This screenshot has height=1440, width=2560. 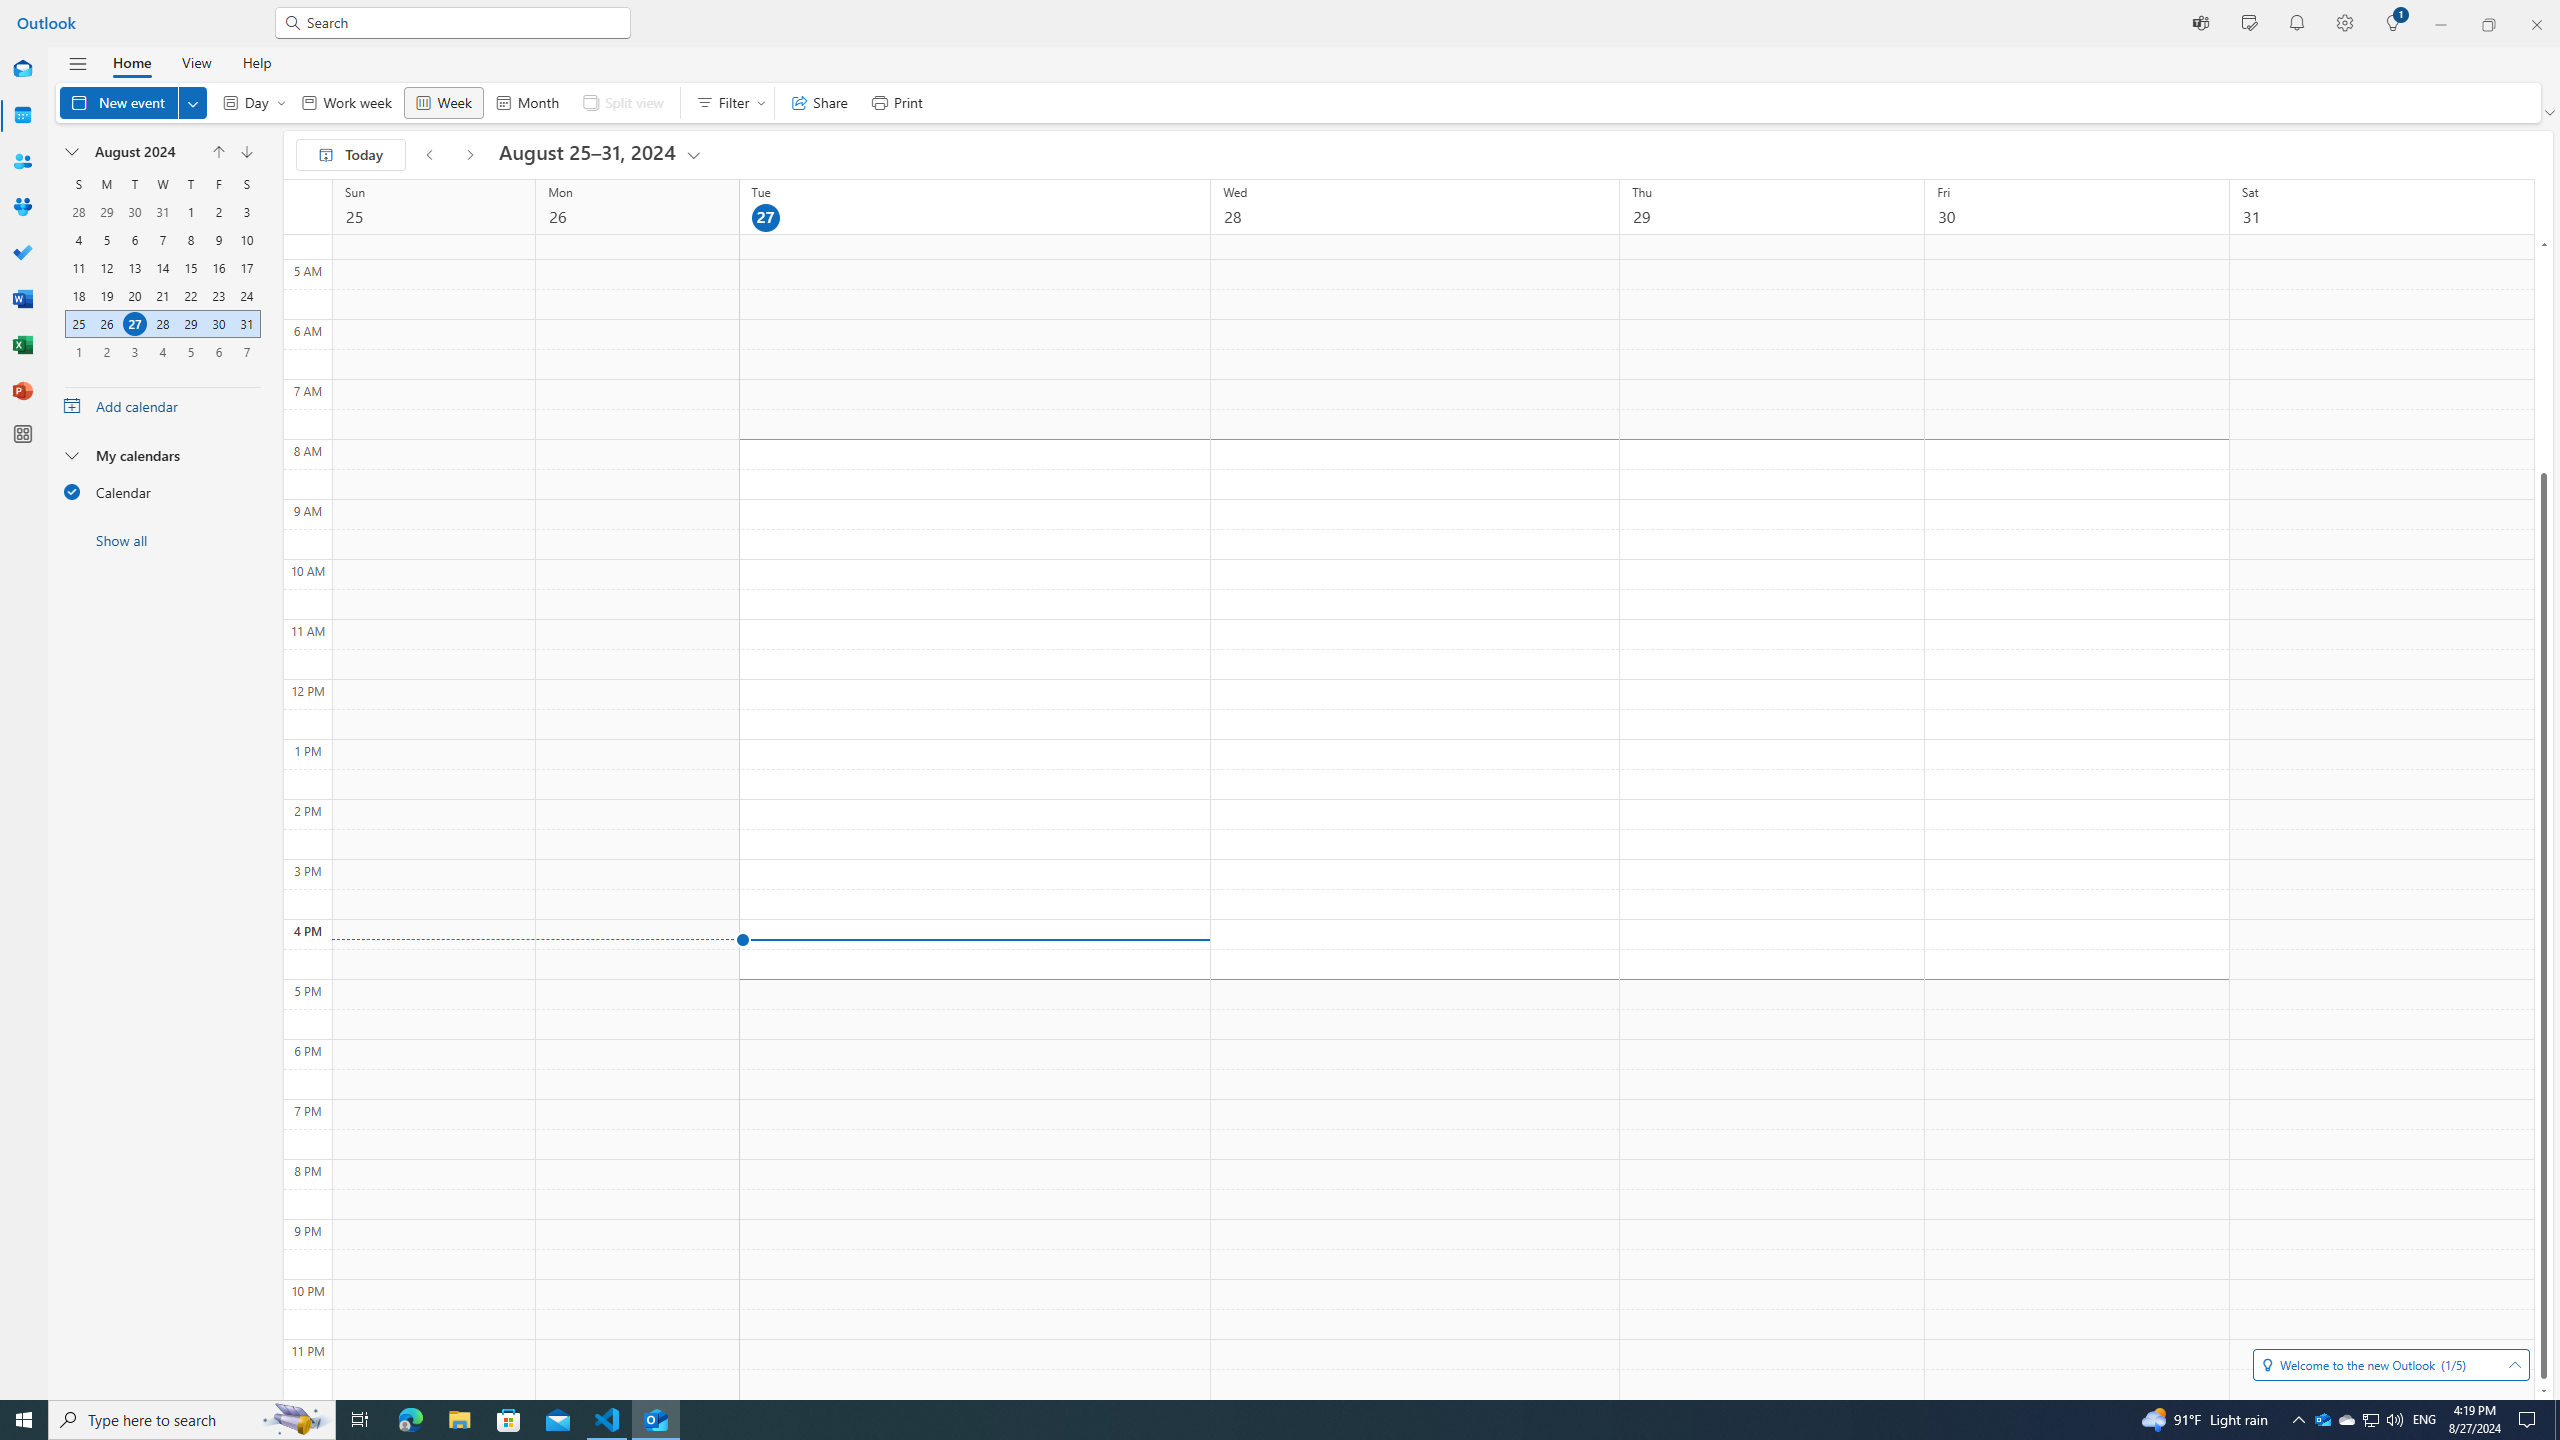 I want to click on 'People', so click(x=23, y=161).